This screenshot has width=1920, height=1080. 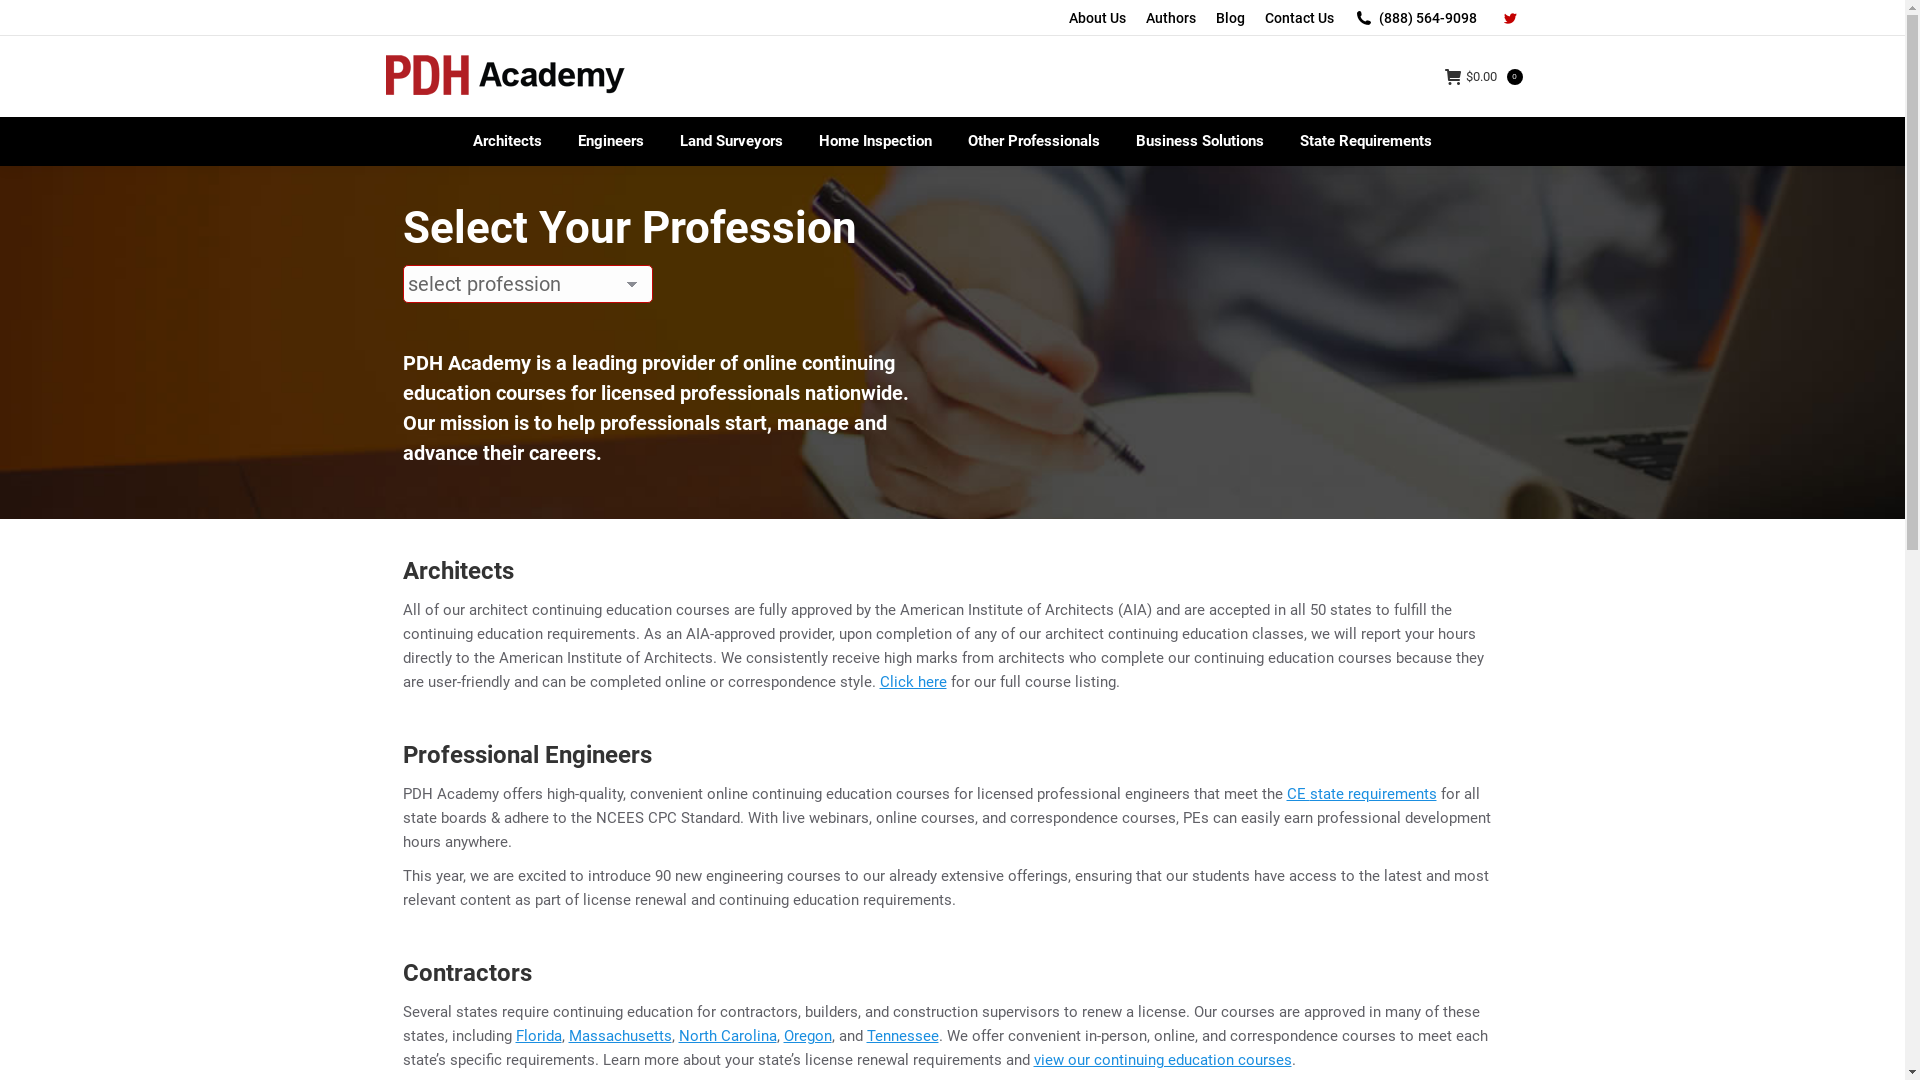 What do you see at coordinates (1214, 18) in the screenshot?
I see `'Blog'` at bounding box center [1214, 18].